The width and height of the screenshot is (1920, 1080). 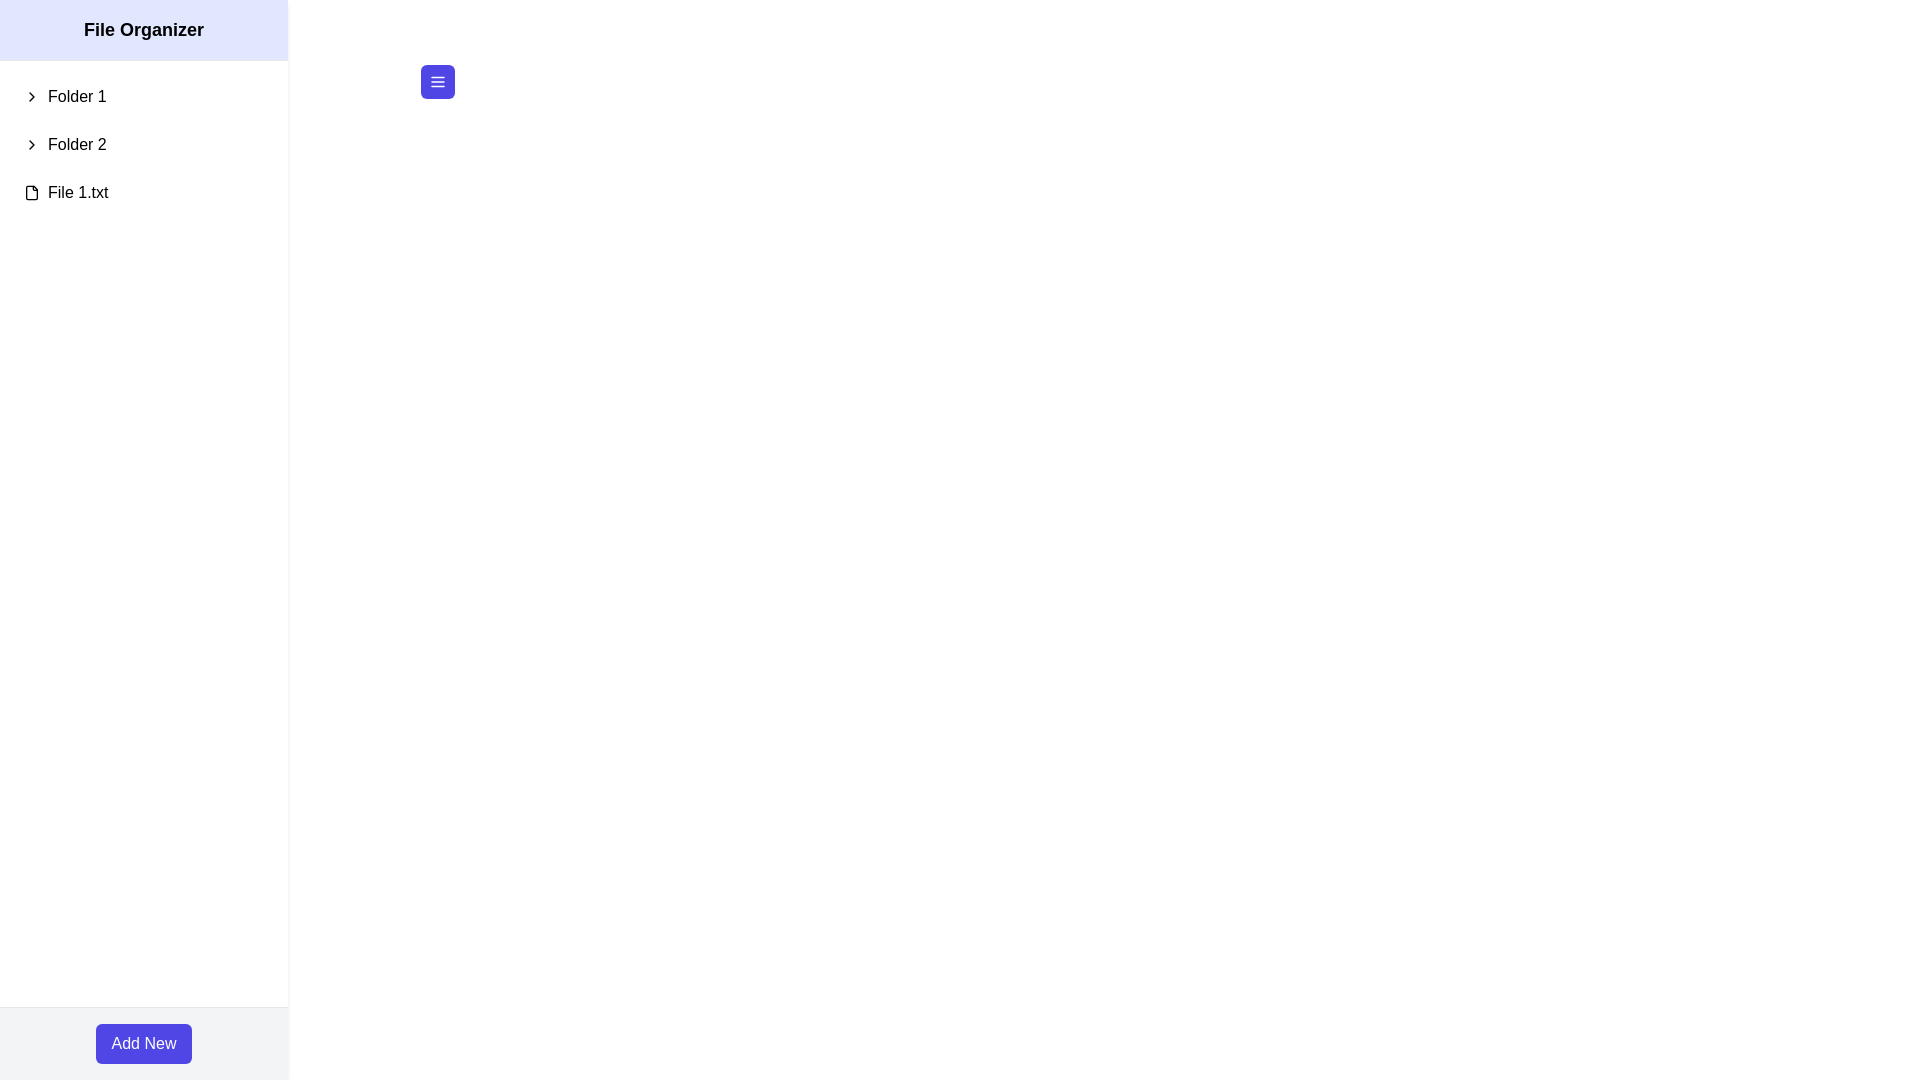 I want to click on the first list item representing a folder in the file explorer, so click(x=143, y=96).